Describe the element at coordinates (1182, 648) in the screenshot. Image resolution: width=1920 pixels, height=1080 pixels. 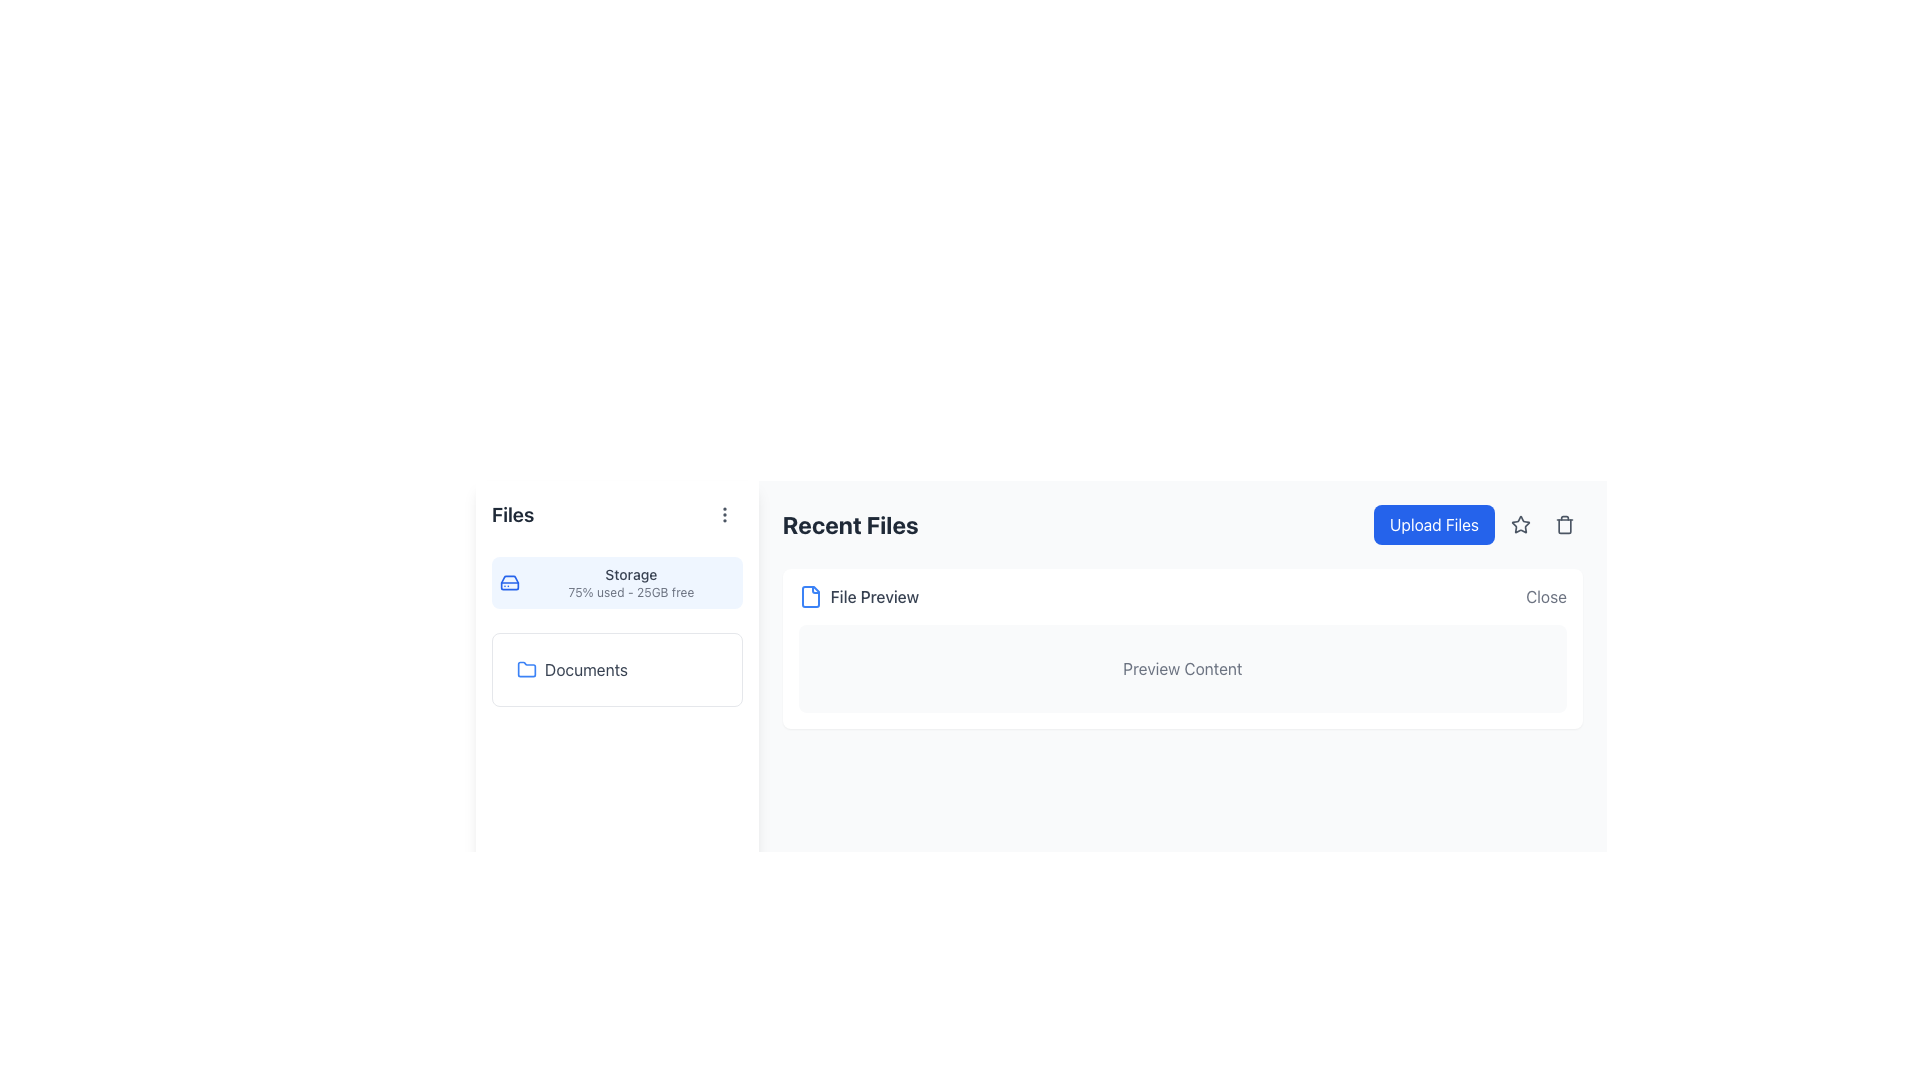
I see `the 'File Preview' title in the file preview section` at that location.